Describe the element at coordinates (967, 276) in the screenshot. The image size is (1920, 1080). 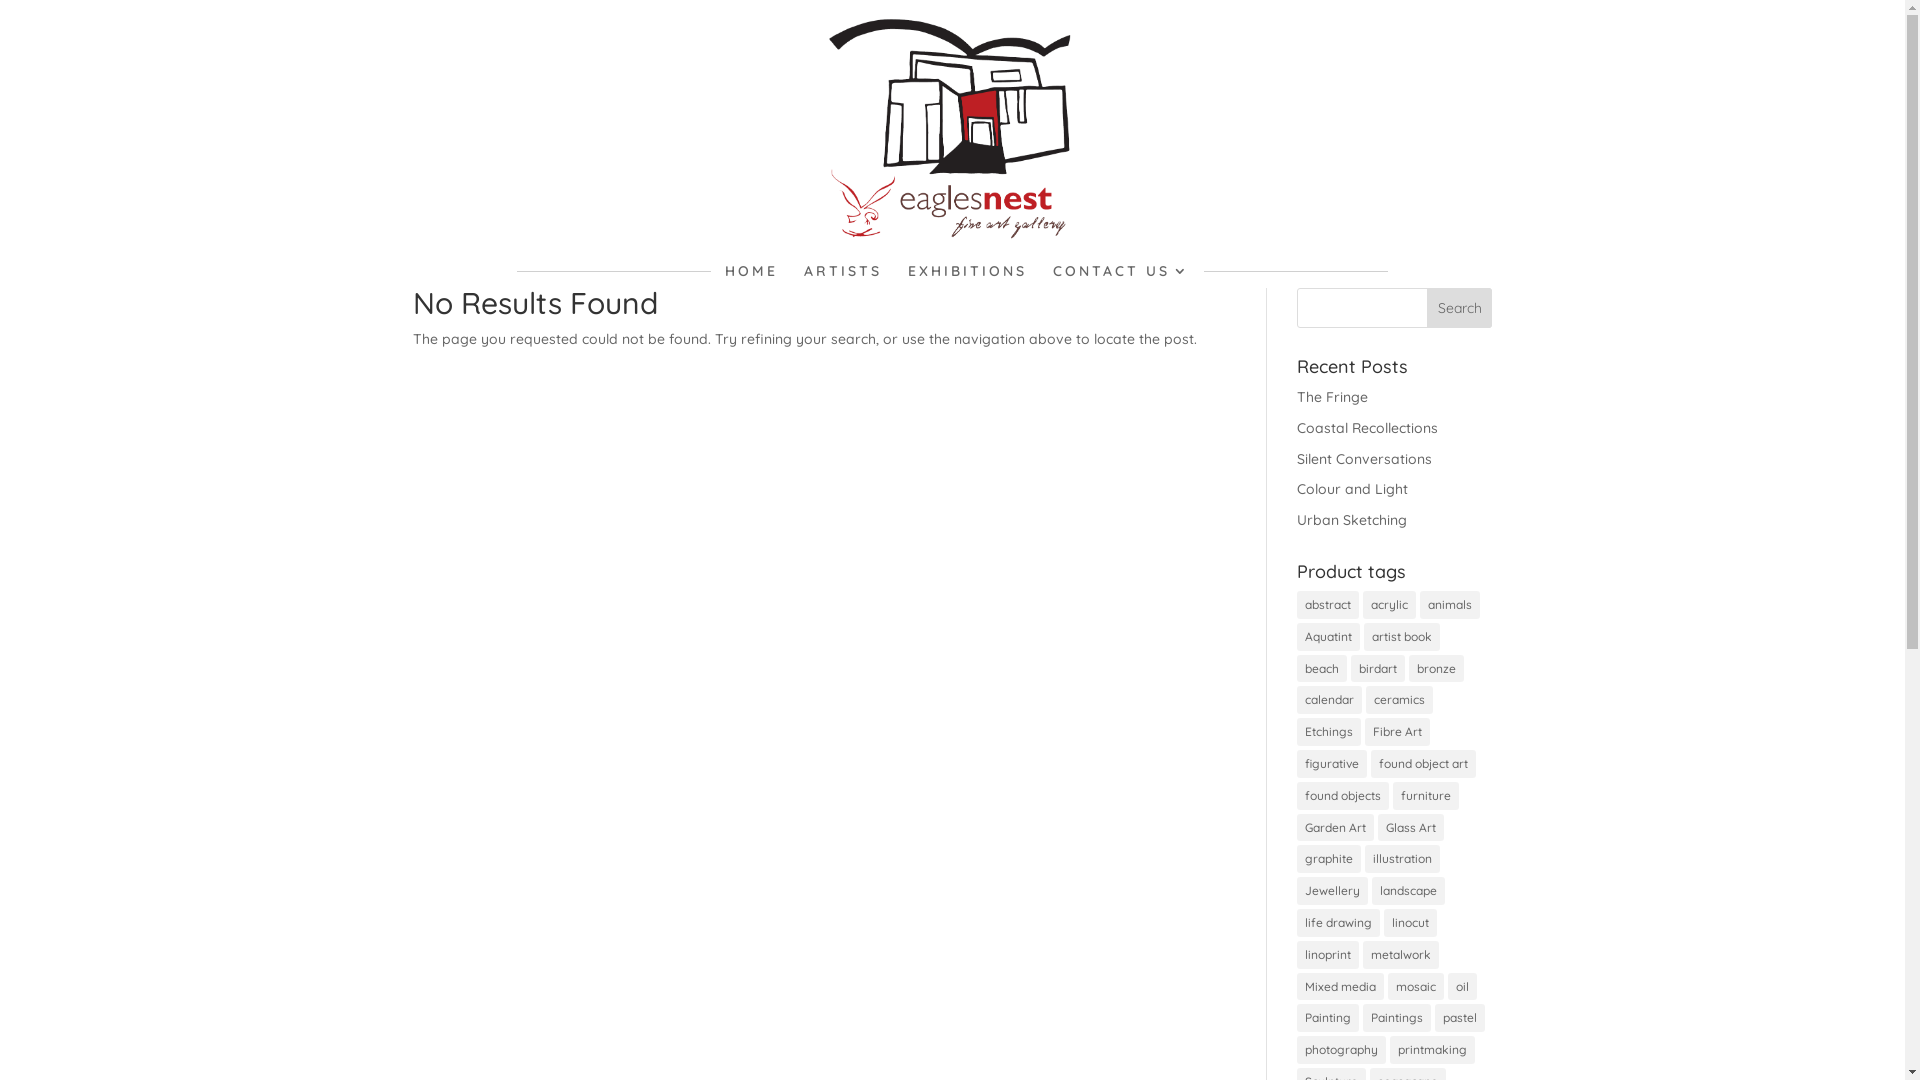
I see `'EXHIBITIONS'` at that location.